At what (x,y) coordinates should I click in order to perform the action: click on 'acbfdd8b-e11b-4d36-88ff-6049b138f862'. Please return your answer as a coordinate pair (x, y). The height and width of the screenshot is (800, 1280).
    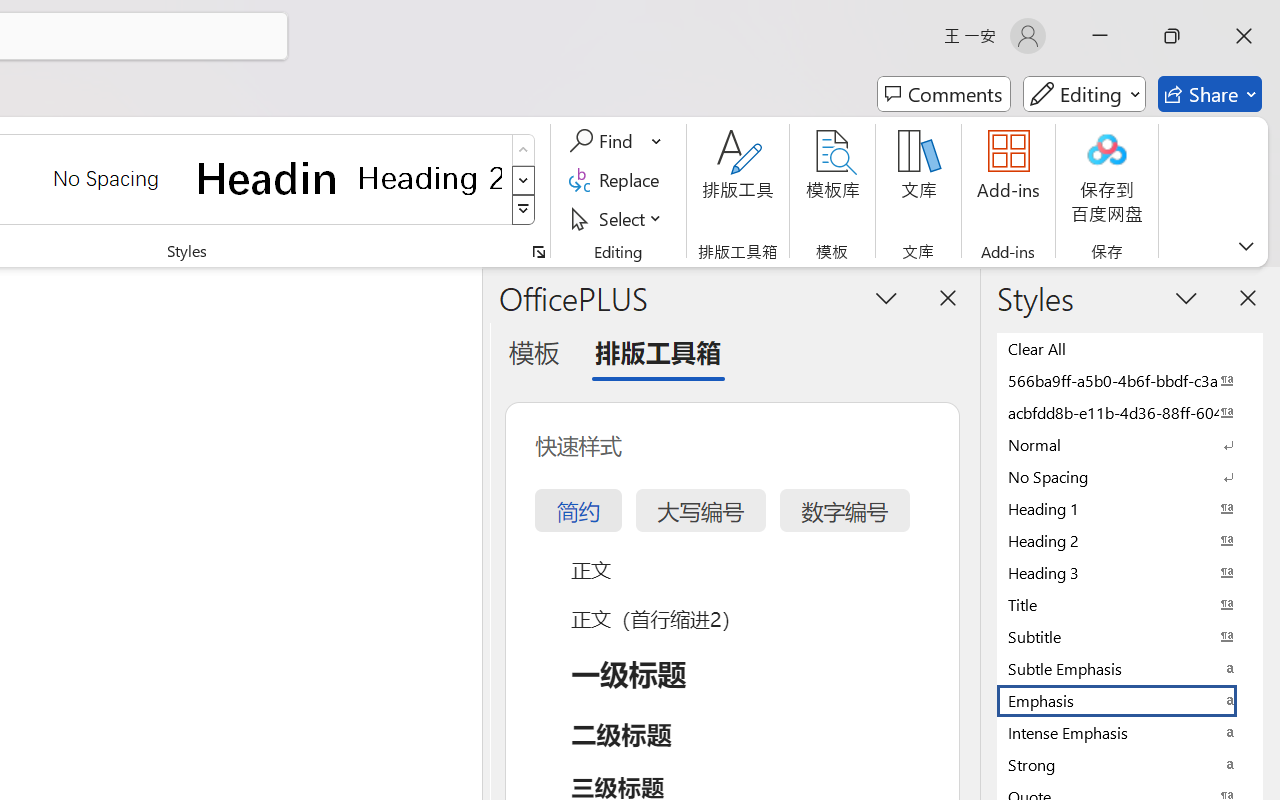
    Looking at the image, I should click on (1130, 412).